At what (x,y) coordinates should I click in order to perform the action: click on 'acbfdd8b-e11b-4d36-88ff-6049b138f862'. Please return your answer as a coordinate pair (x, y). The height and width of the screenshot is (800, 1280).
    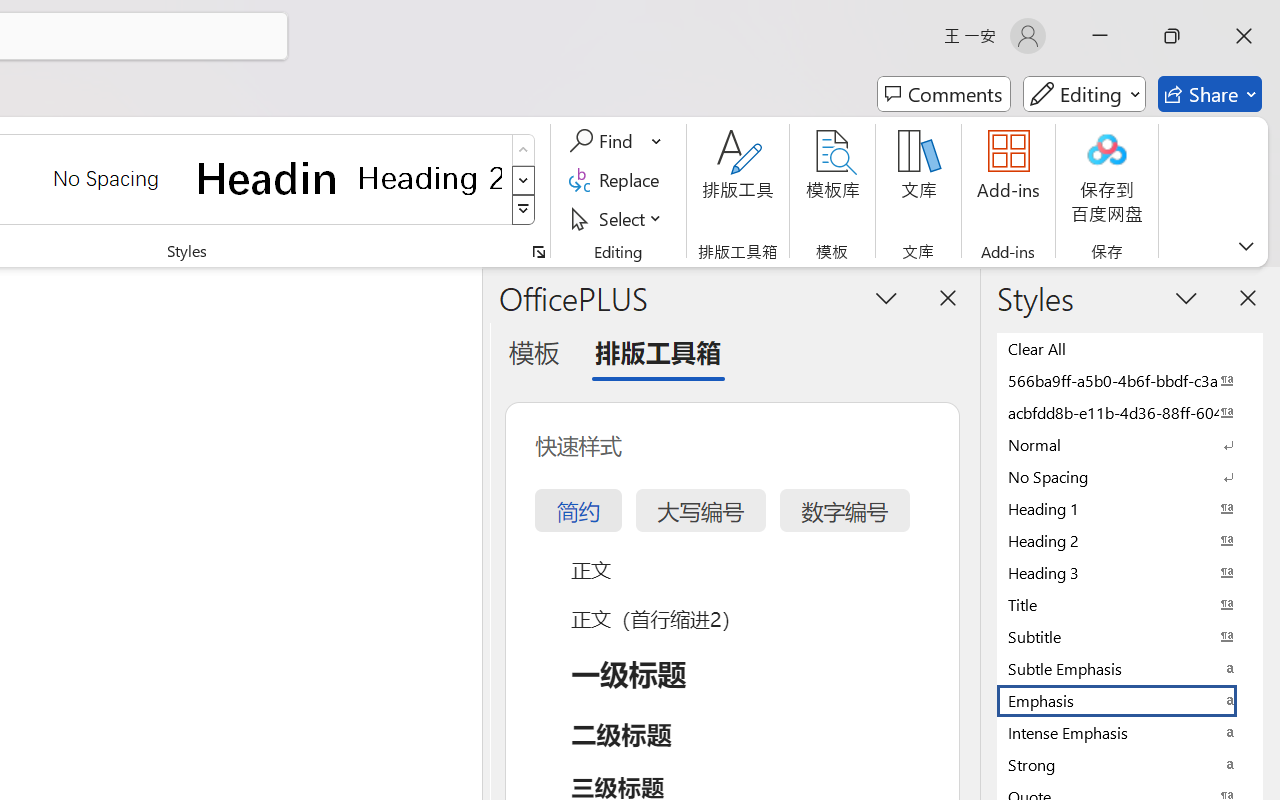
    Looking at the image, I should click on (1130, 412).